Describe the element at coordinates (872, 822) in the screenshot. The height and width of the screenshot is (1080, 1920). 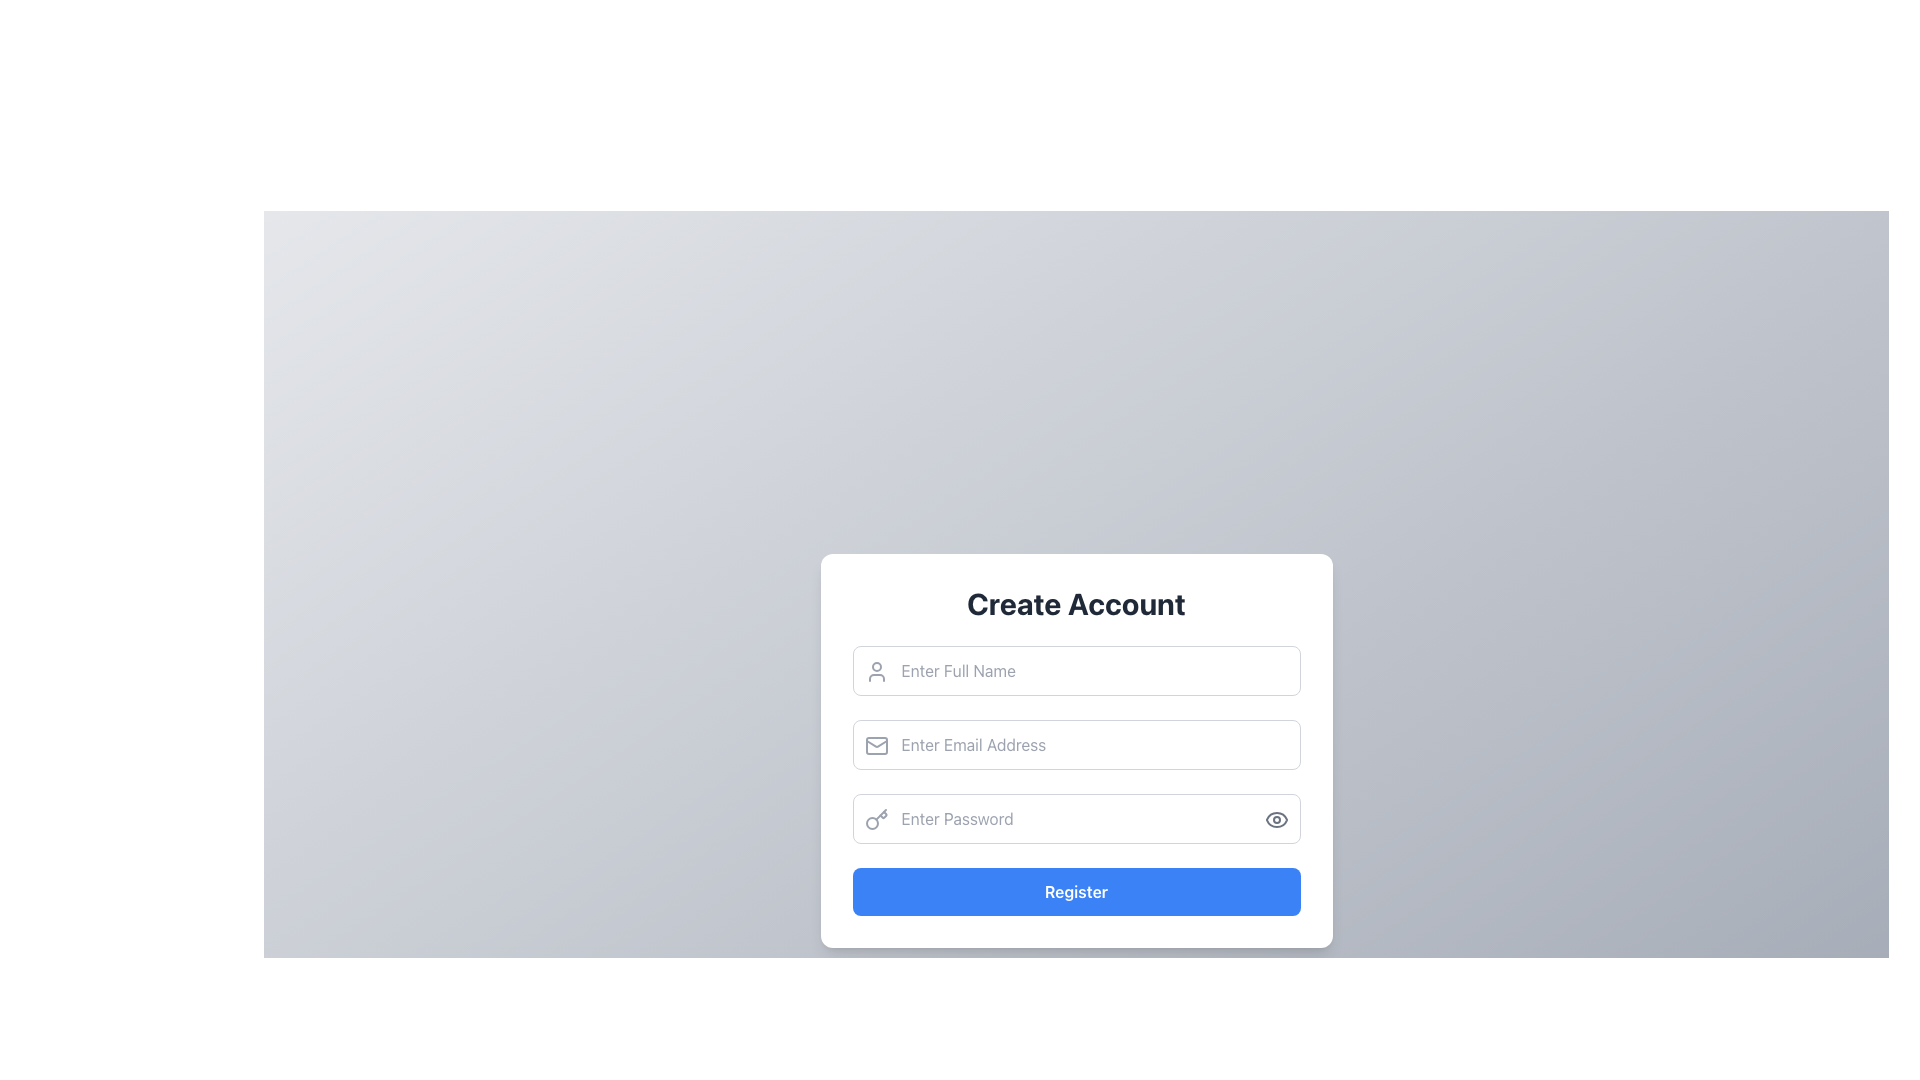
I see `the decorative graphical element representing the keyhole part of the 'key' icon, located within the third field of the form near the password input field` at that location.